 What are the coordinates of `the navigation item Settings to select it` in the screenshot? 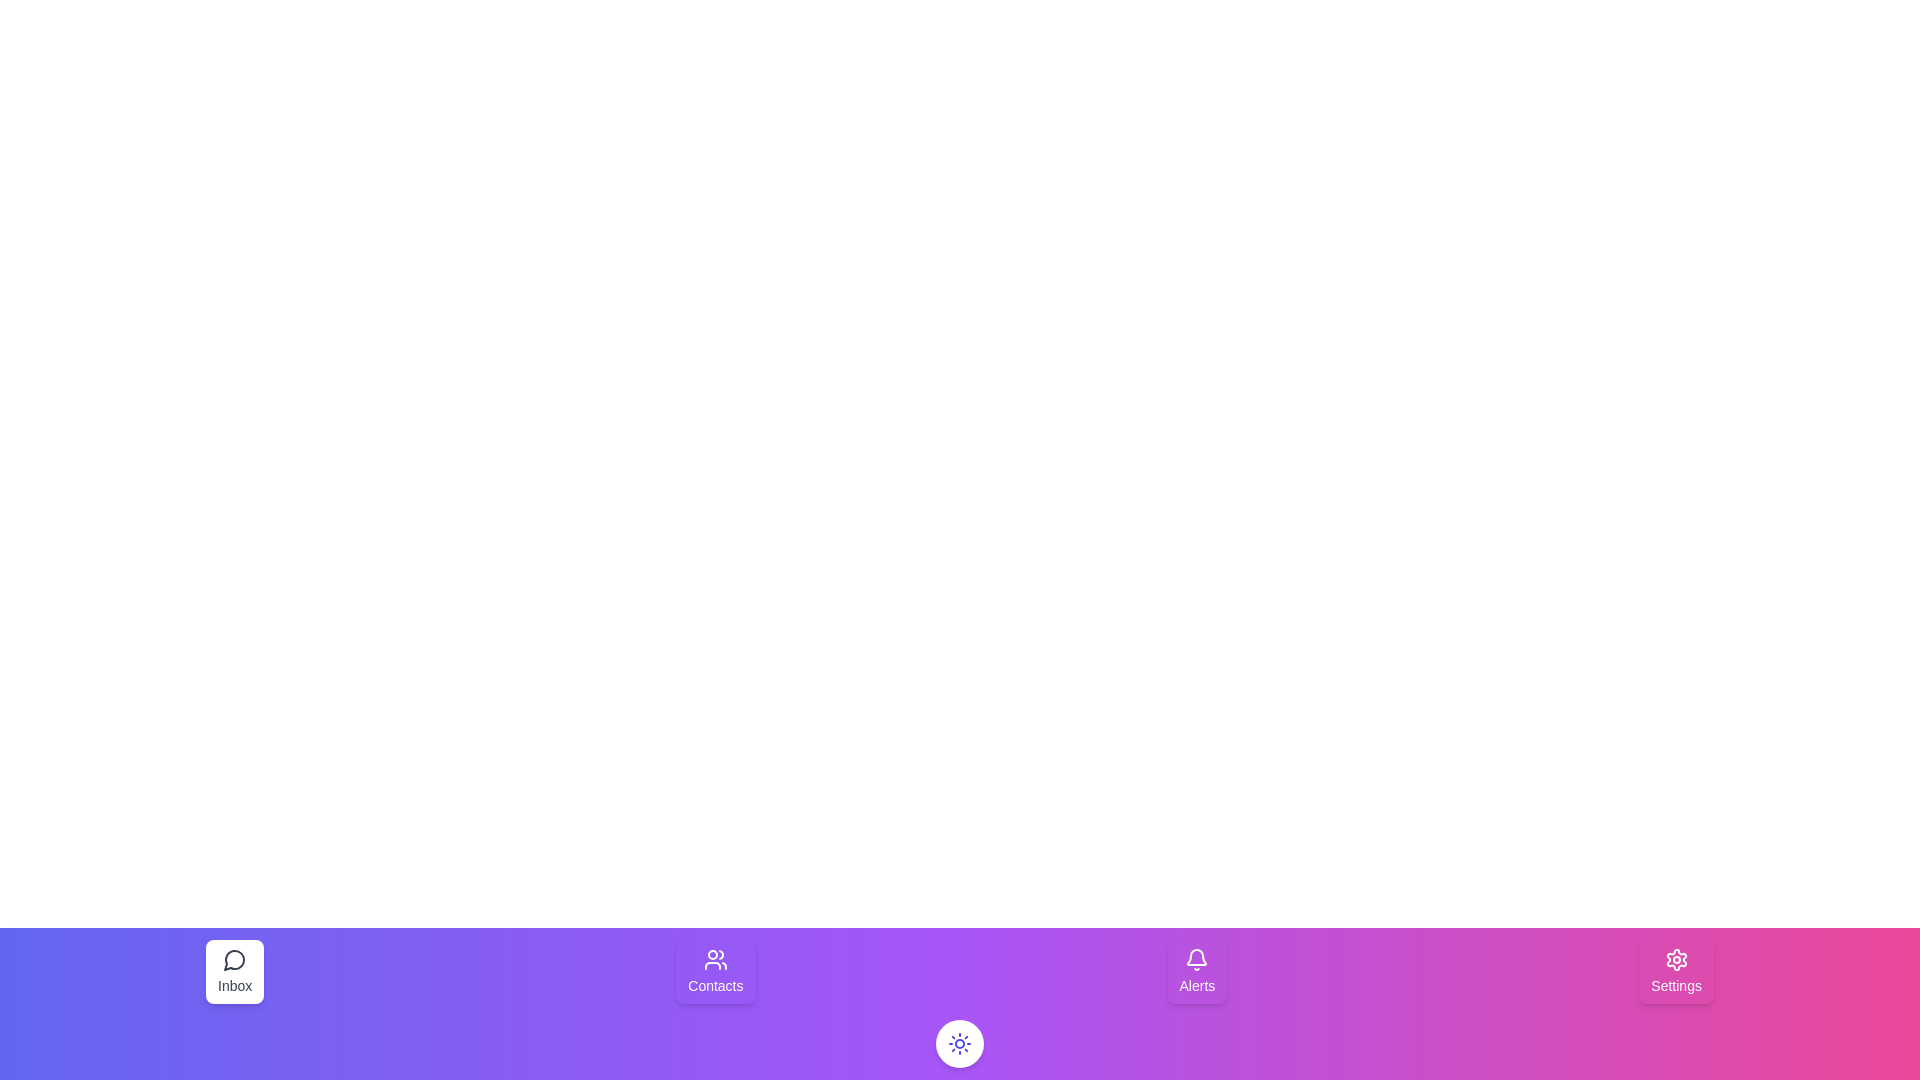 It's located at (1675, 971).